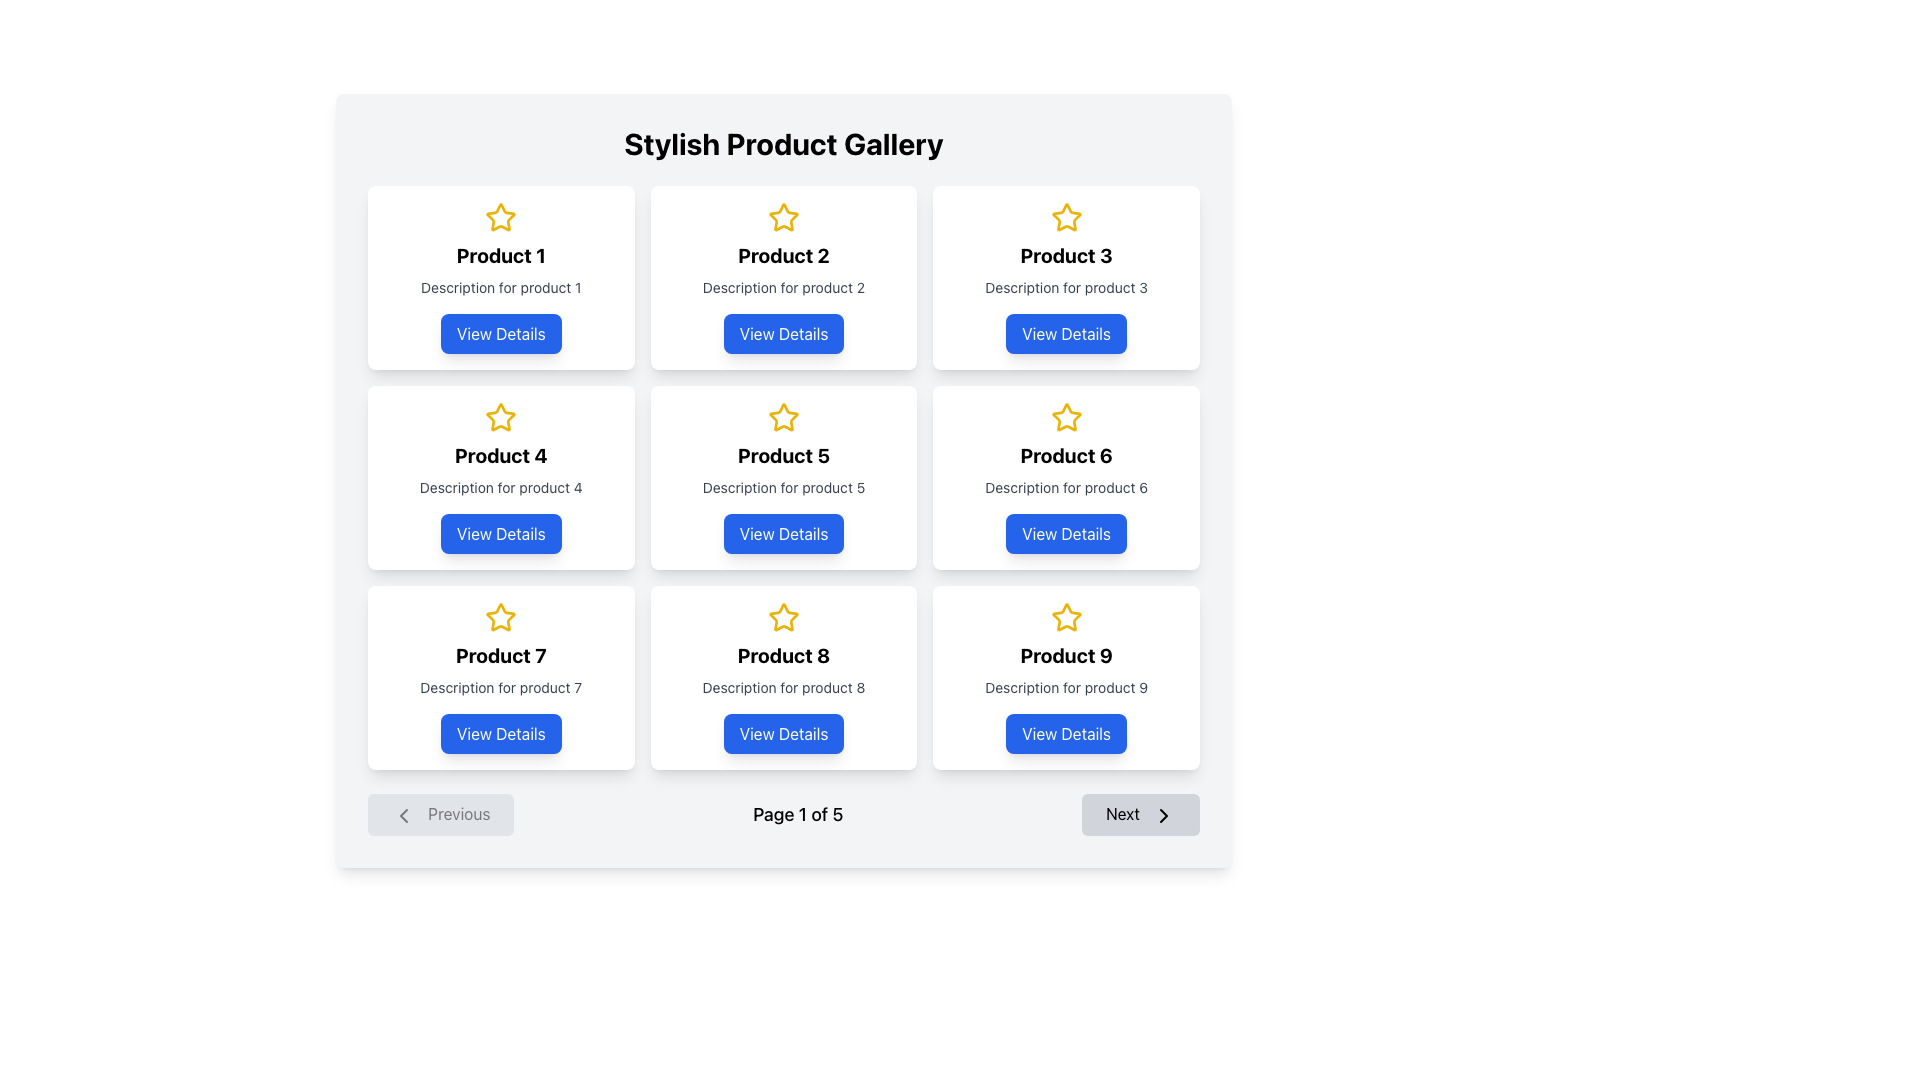 This screenshot has width=1920, height=1080. I want to click on the rating icon for 'Product 3', which is the third star from the left in the top-right corner of the product grid, so click(1065, 217).